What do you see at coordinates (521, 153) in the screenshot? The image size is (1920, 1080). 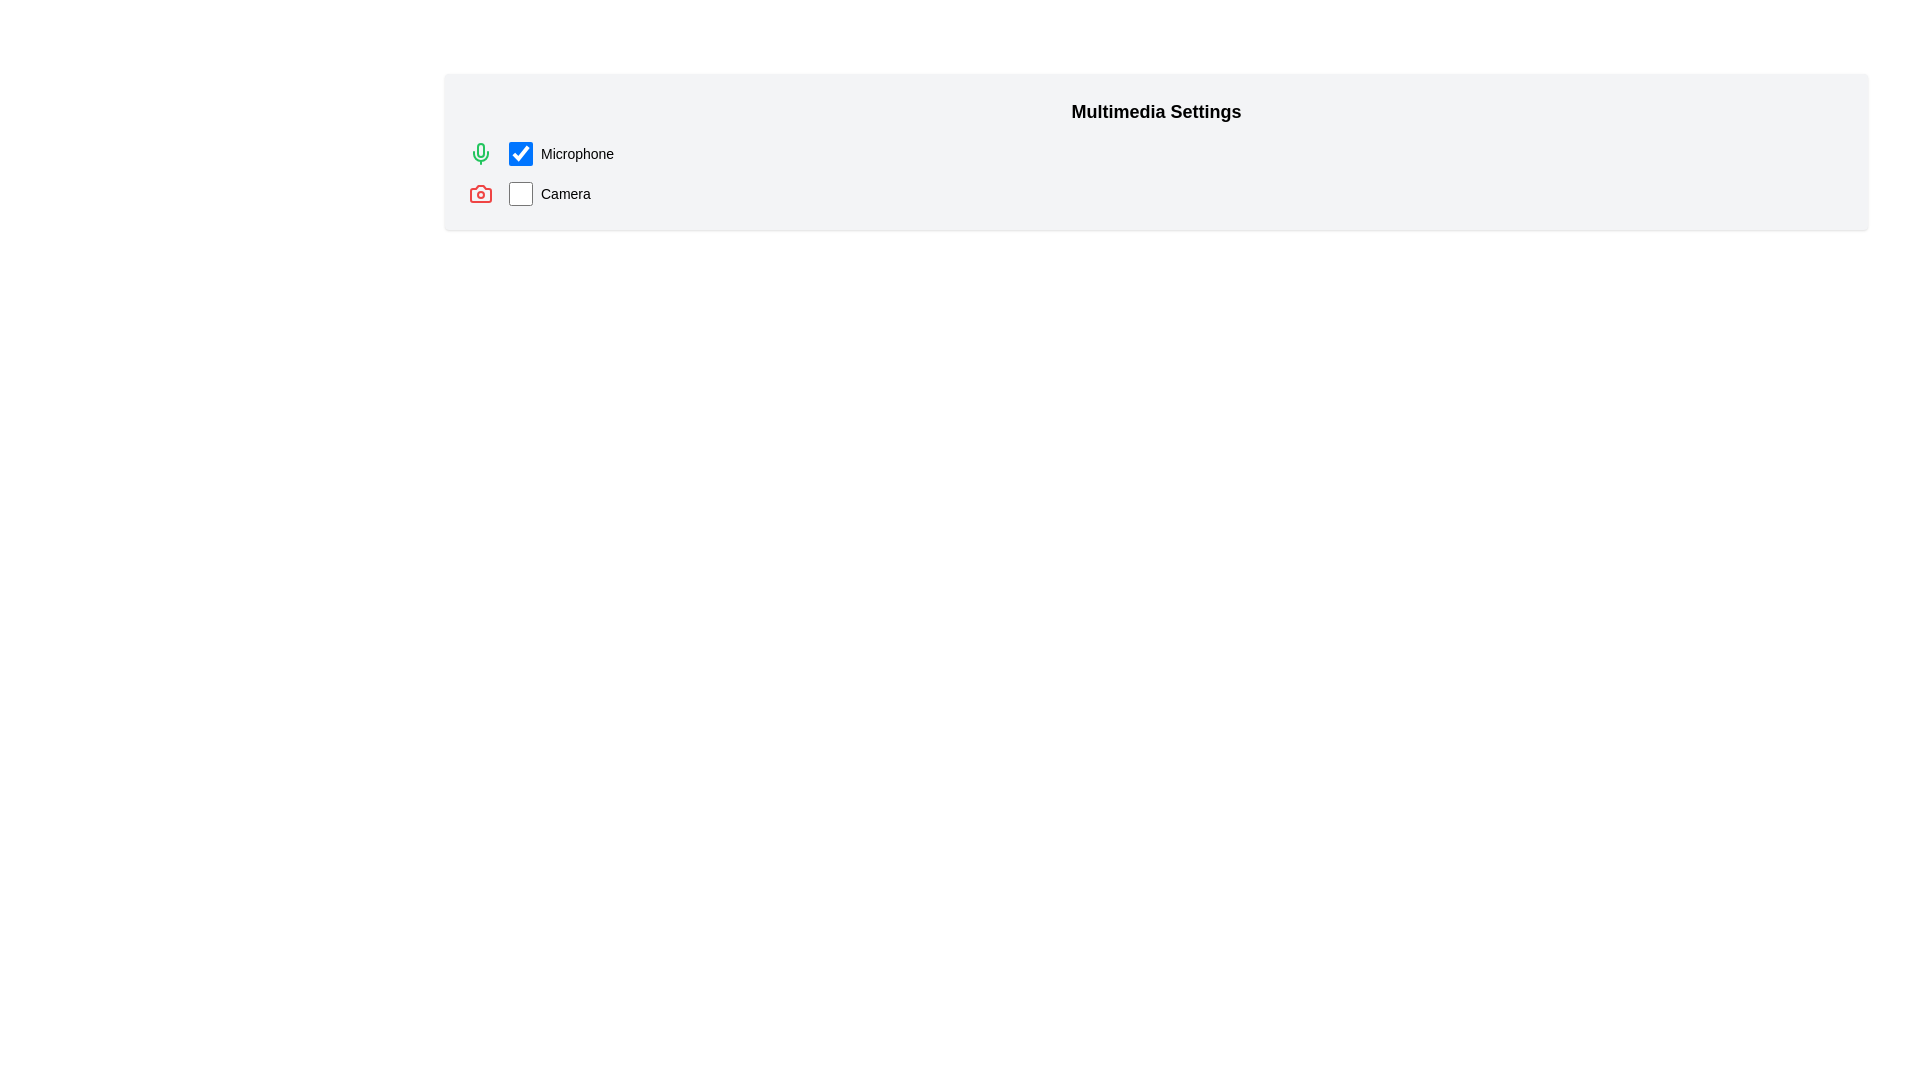 I see `the checkbox` at bounding box center [521, 153].